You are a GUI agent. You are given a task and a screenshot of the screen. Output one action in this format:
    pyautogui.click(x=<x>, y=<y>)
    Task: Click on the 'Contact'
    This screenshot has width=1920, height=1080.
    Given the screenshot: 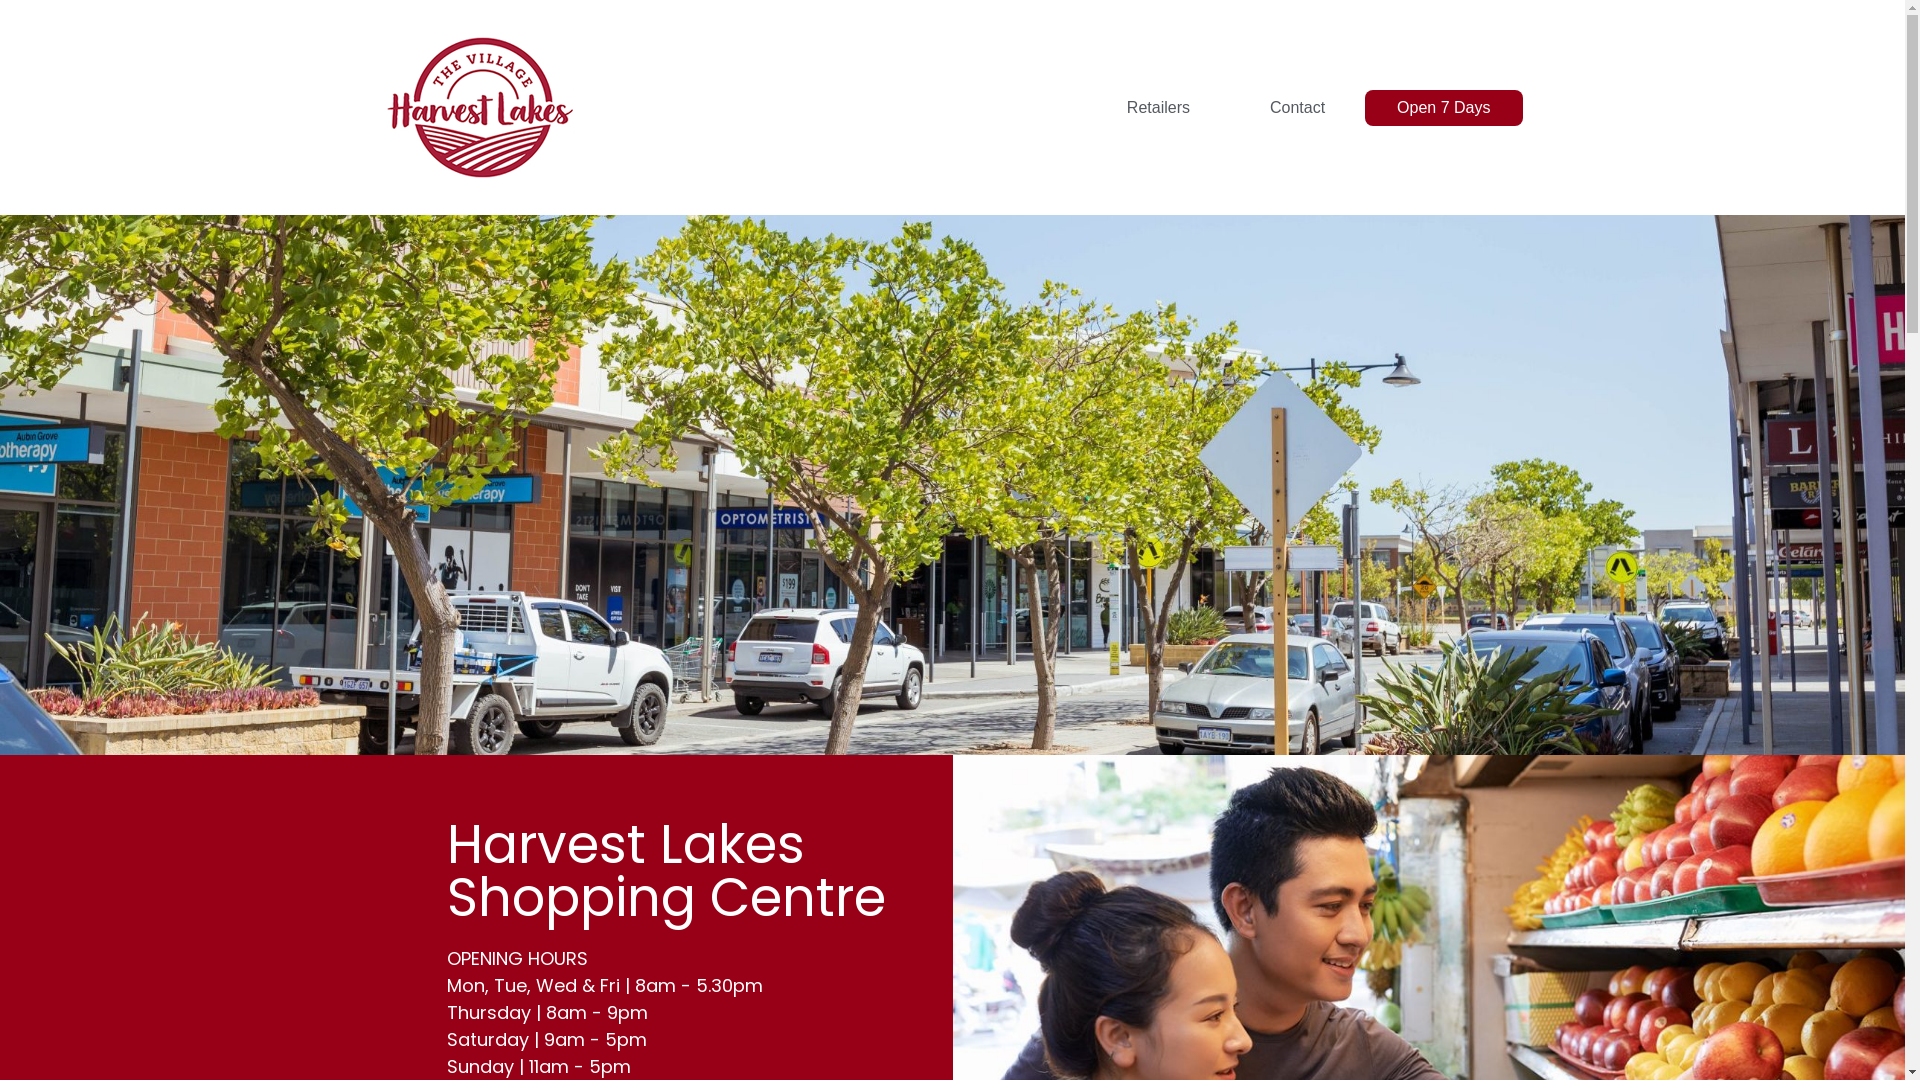 What is the action you would take?
    pyautogui.click(x=1297, y=108)
    